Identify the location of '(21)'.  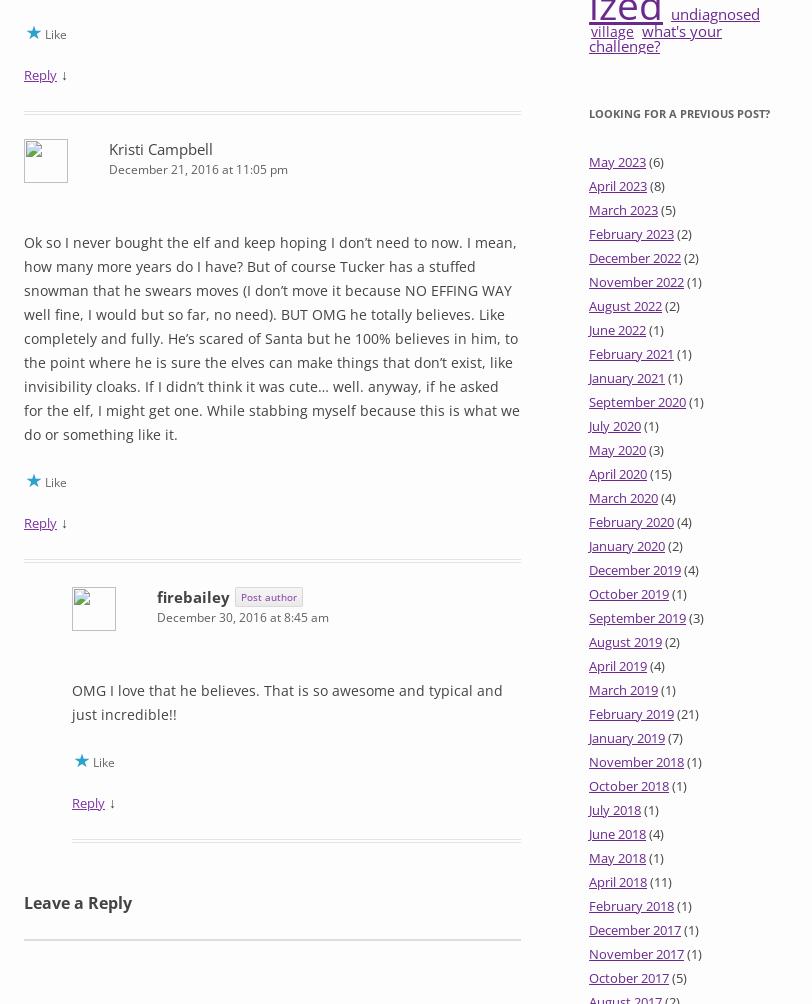
(686, 713).